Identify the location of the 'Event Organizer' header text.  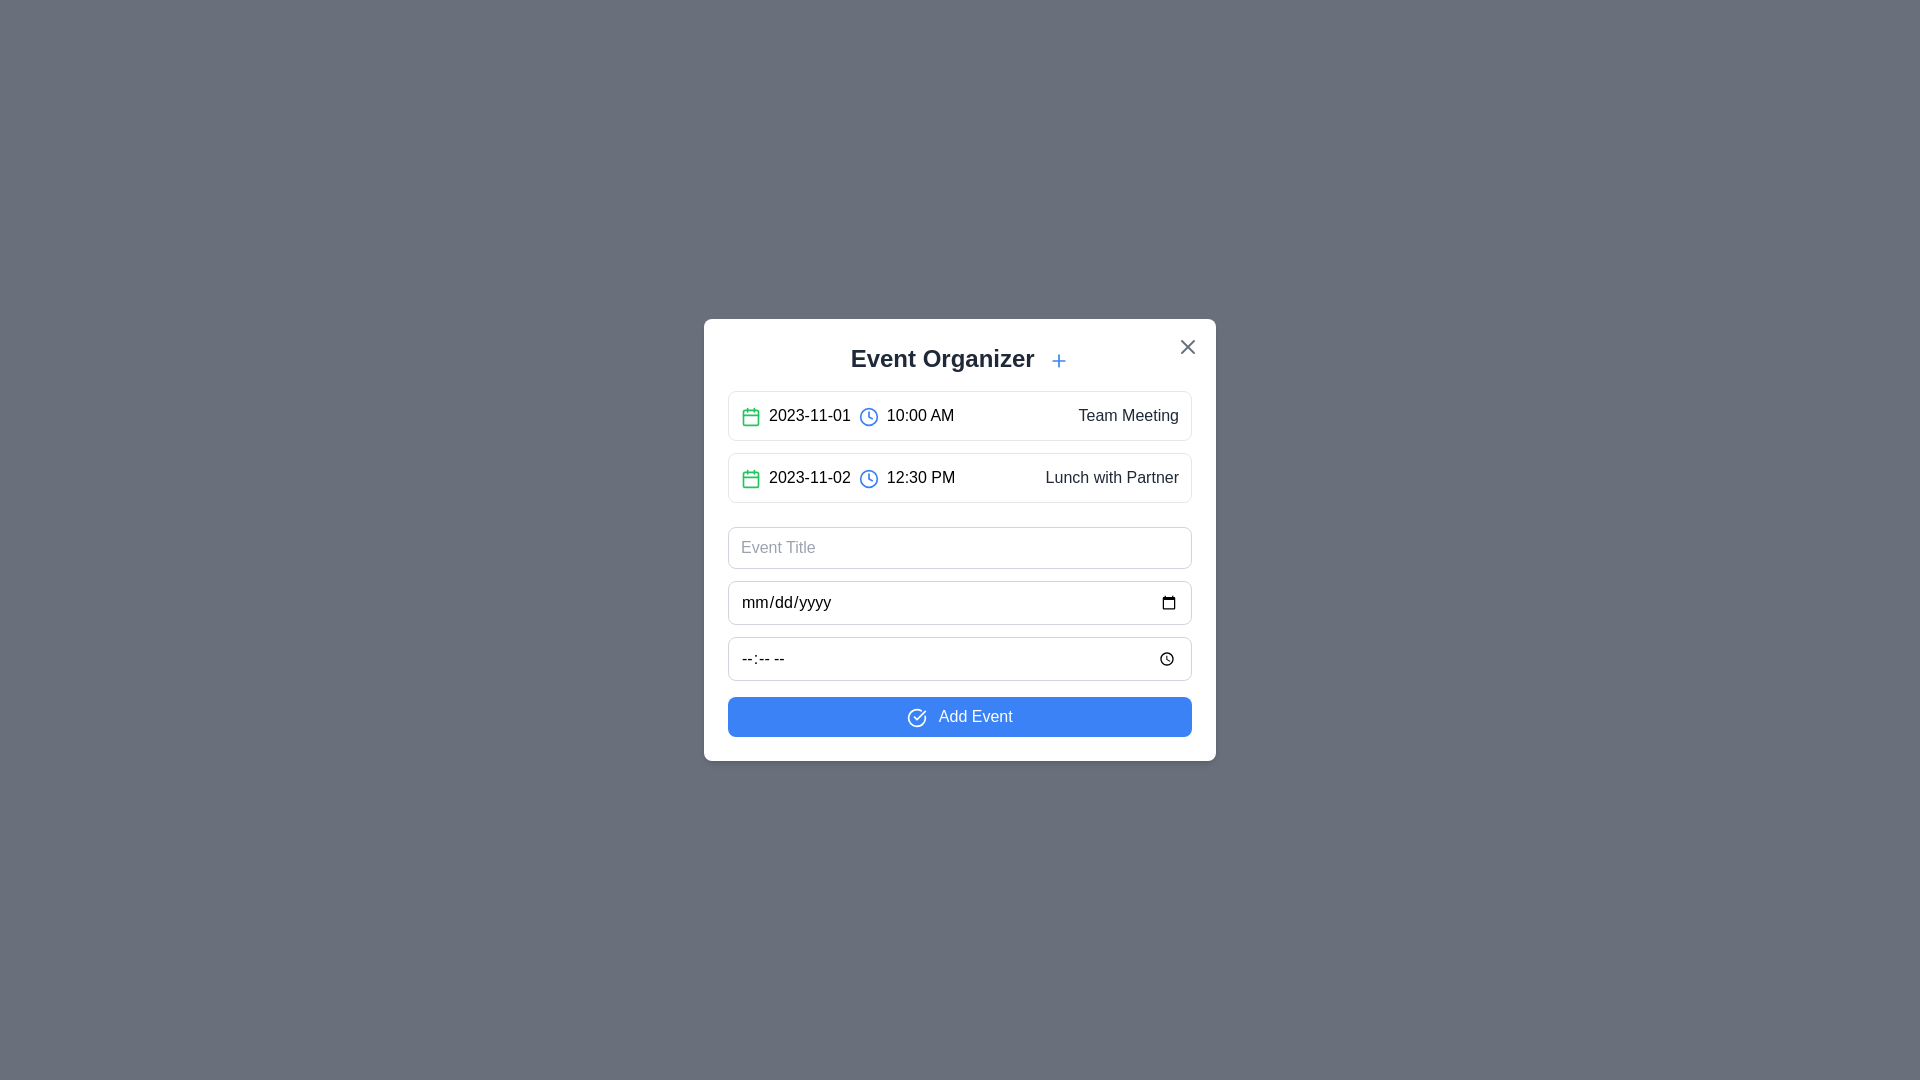
(960, 357).